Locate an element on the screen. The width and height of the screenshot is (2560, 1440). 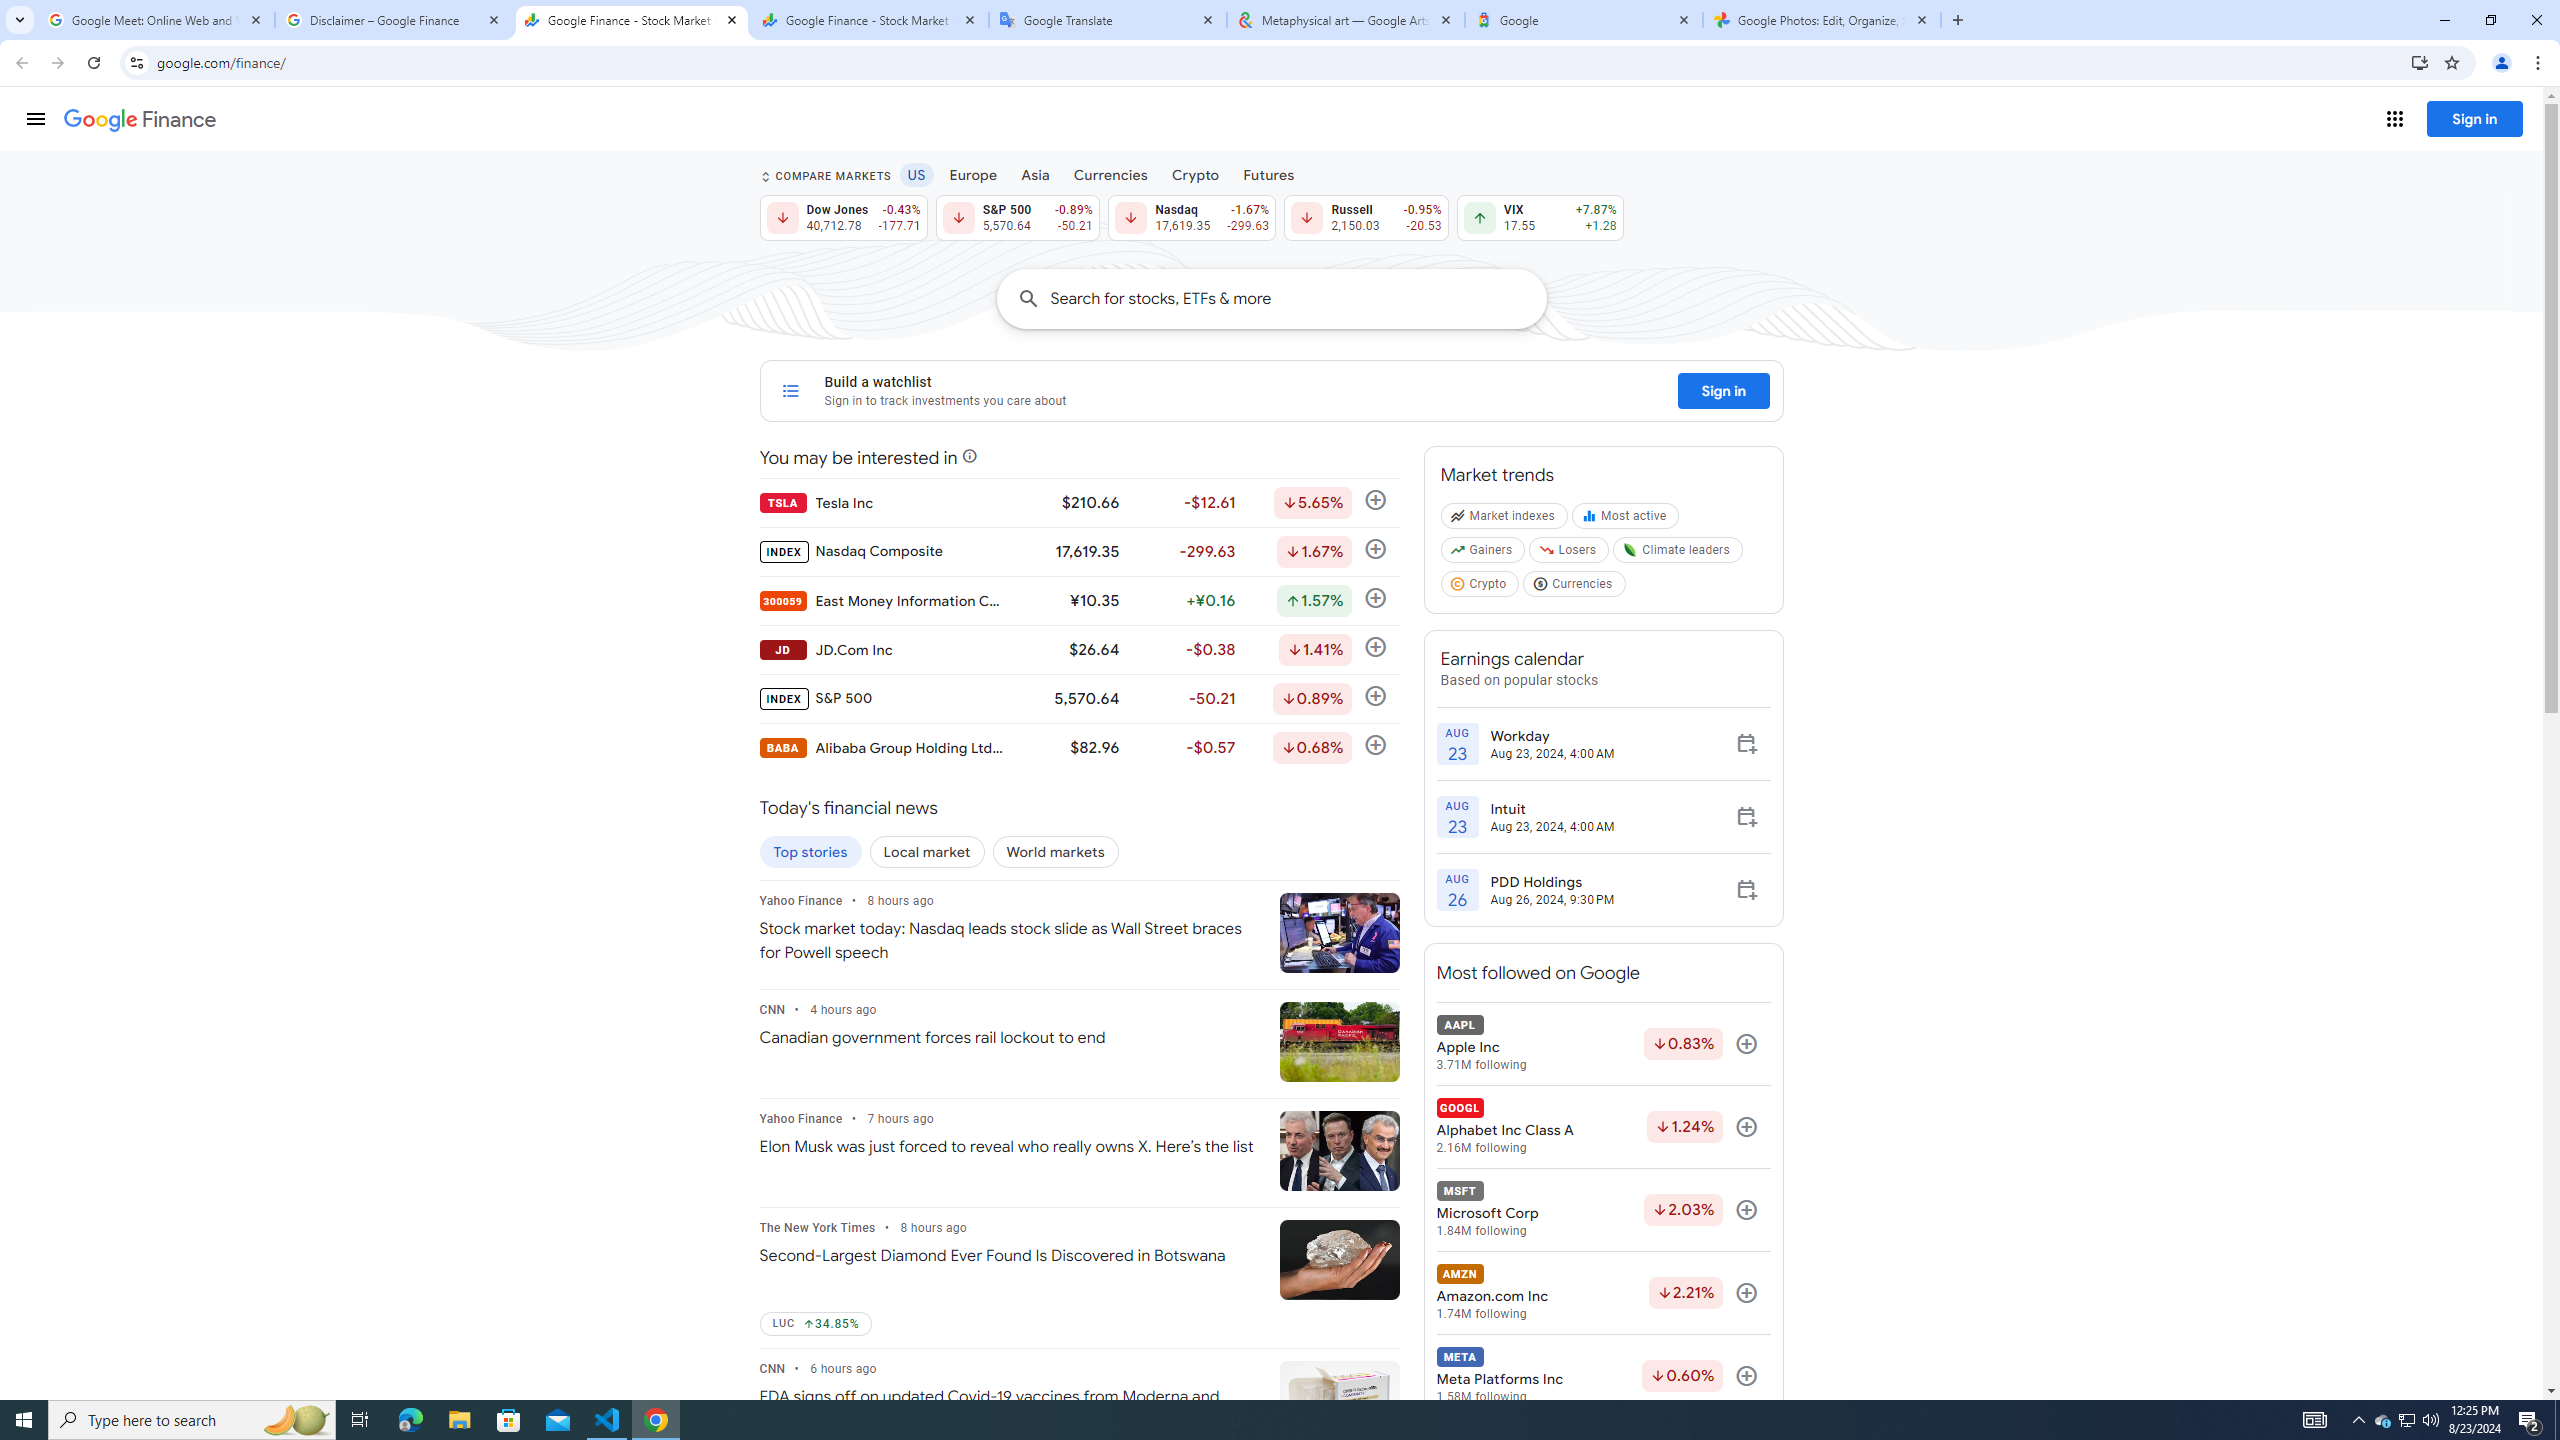
'Gainers' is located at coordinates (1483, 554).